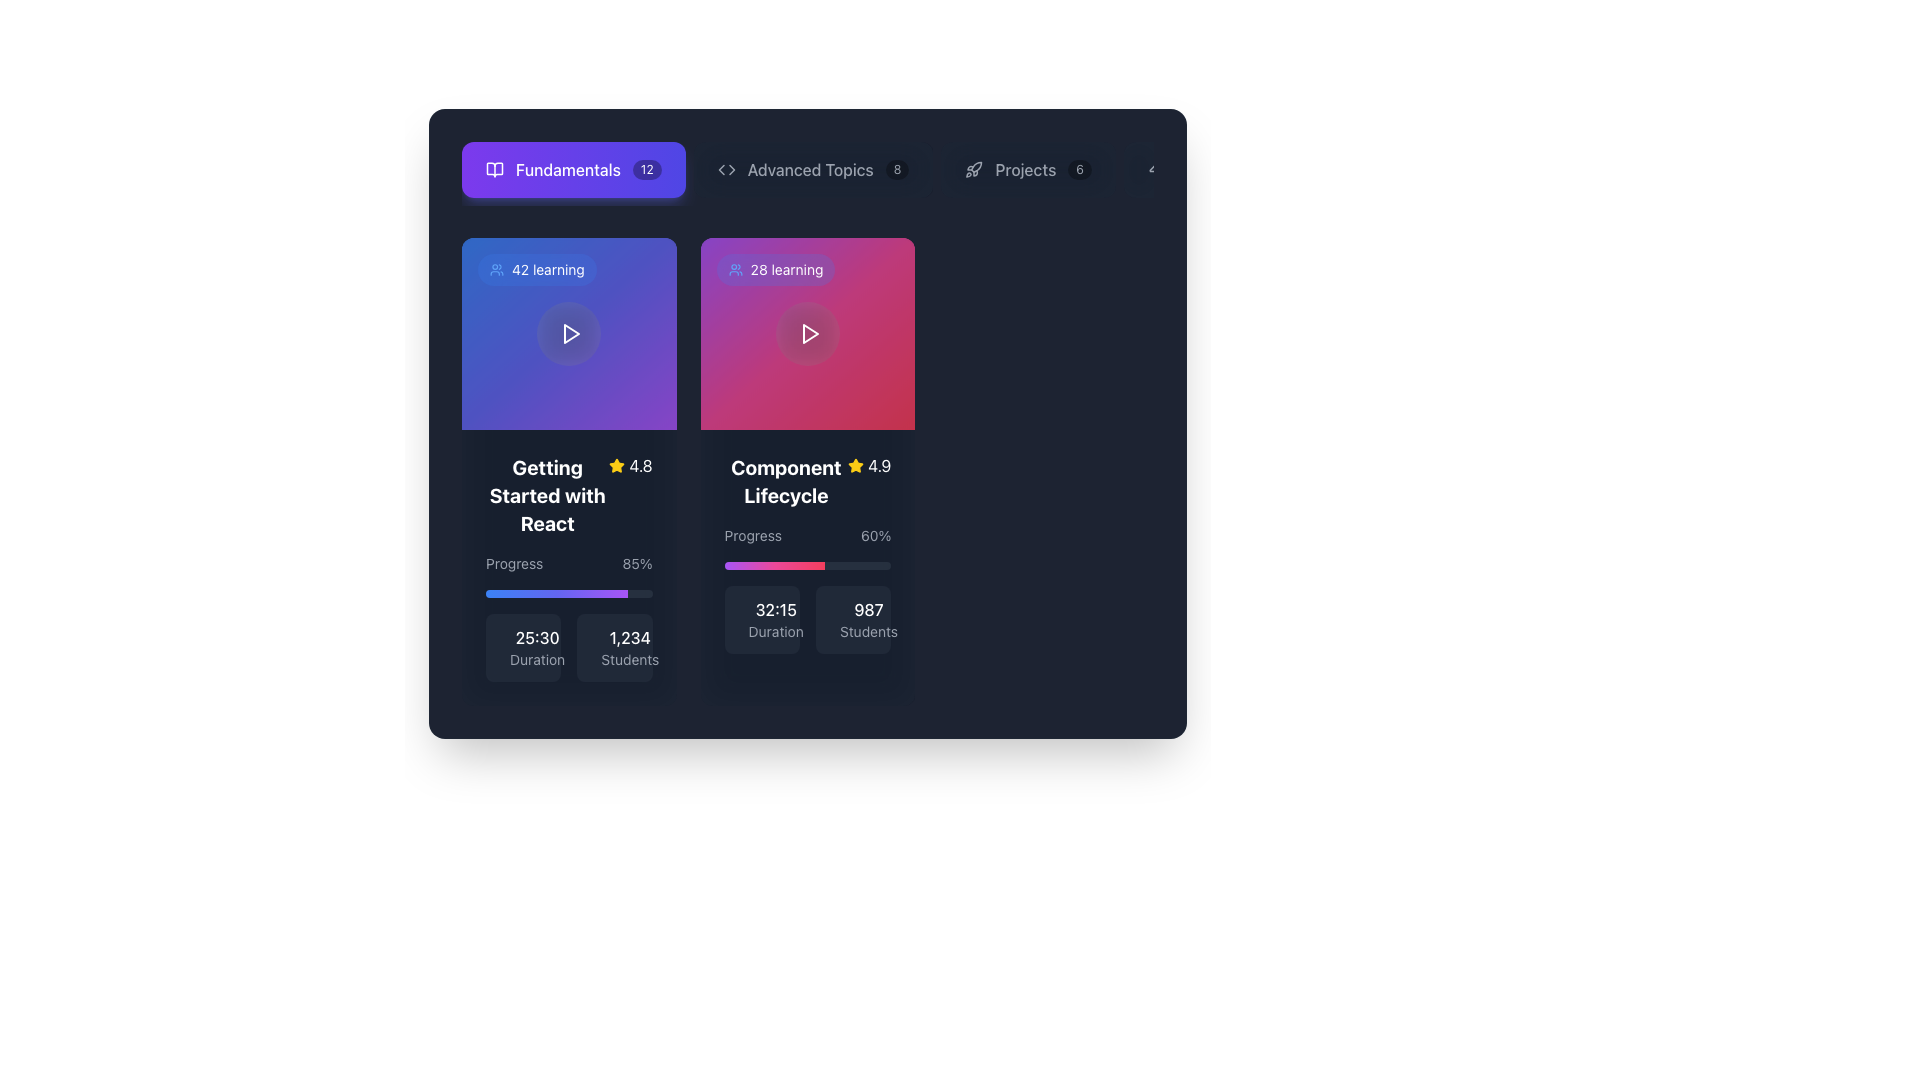 This screenshot has width=1920, height=1080. Describe the element at coordinates (613, 648) in the screenshot. I see `the label displaying '1,234 Students' which is styled with bold white font for the number and smaller gray font for the text, located in the lower right corner of a grid item` at that location.